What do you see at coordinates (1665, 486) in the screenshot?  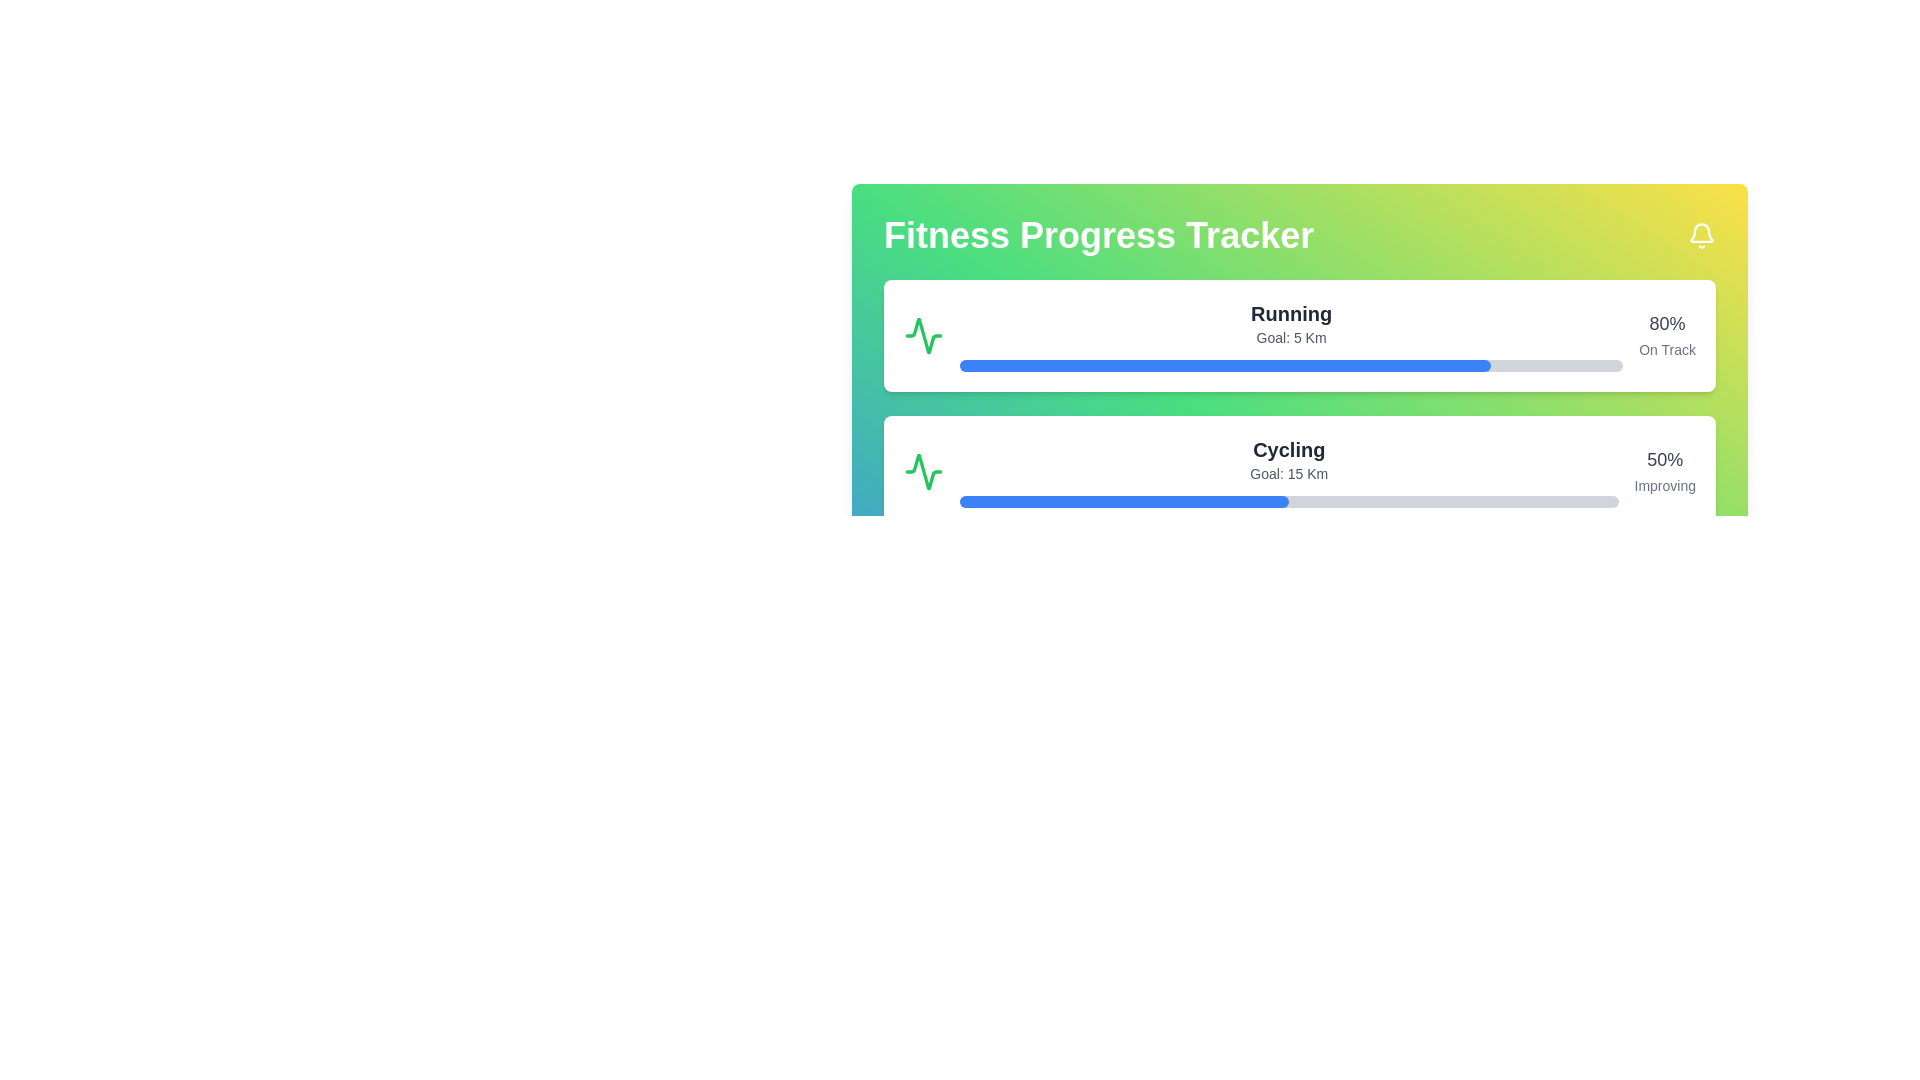 I see `the small gray text element displaying the word 'Improving' located beneath the percentage indicator in the second progress card (Cycling)` at bounding box center [1665, 486].